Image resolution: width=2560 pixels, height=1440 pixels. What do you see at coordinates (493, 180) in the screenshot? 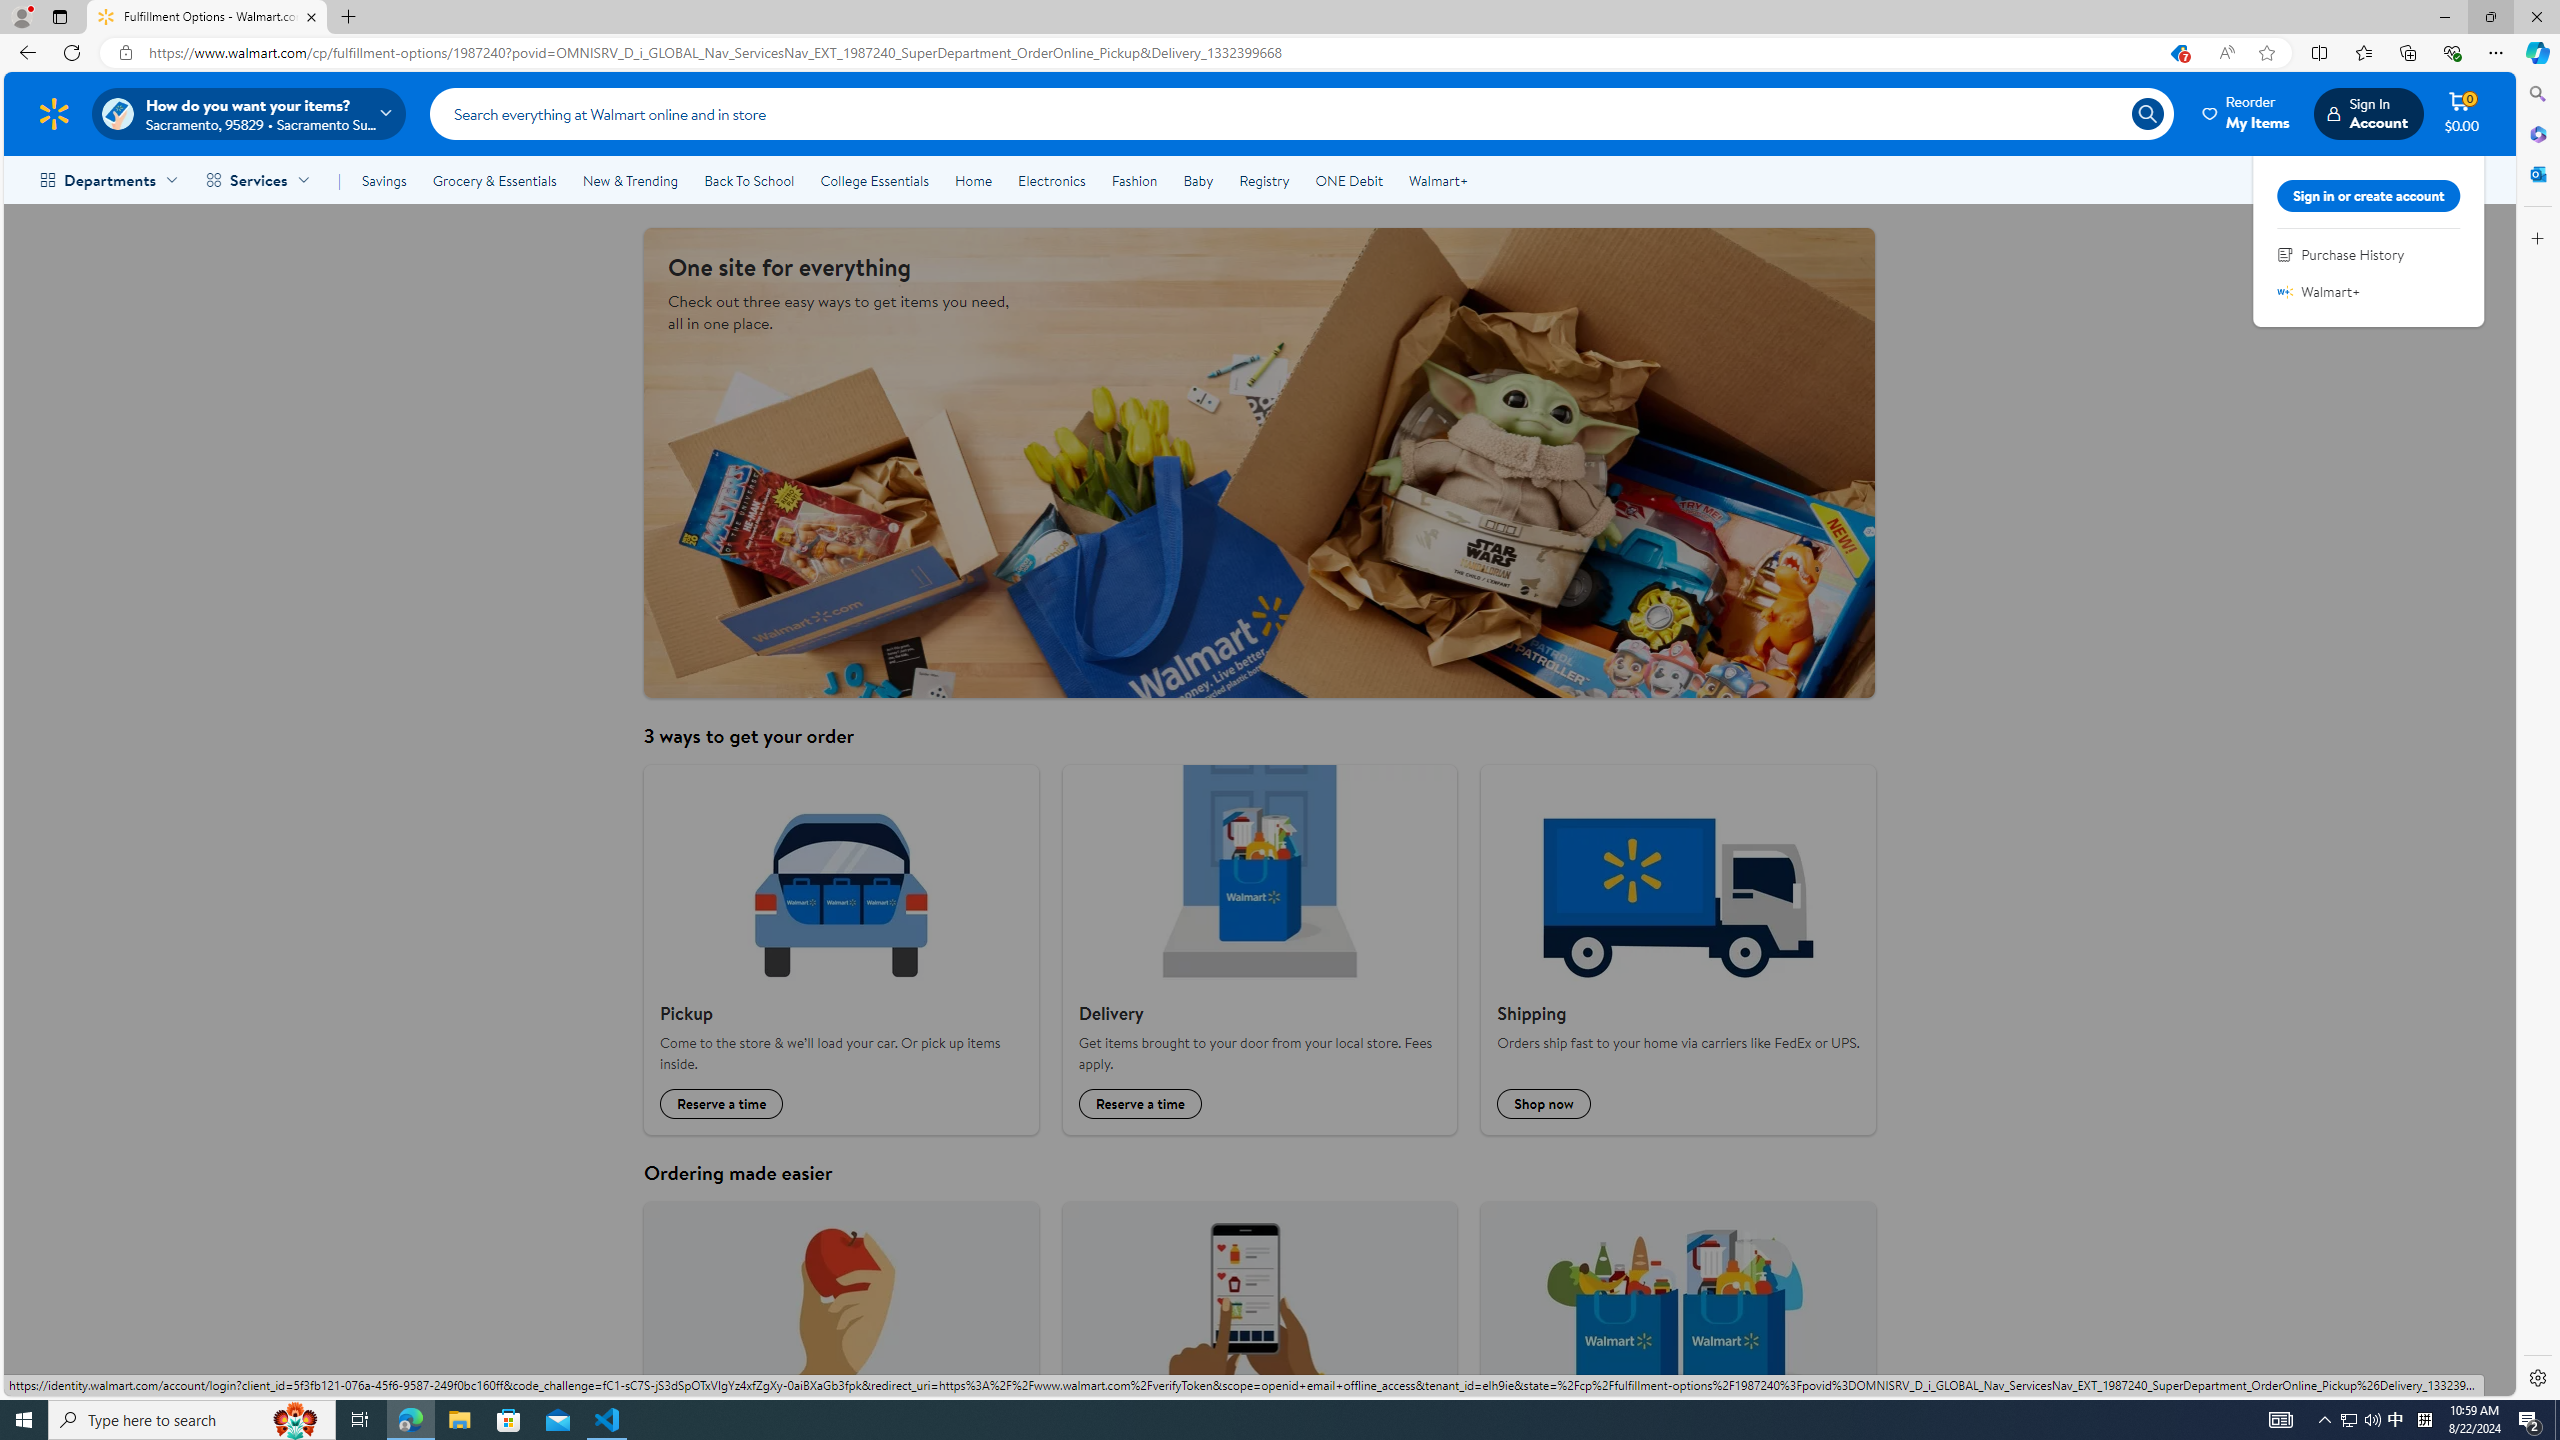
I see `'Grocery & Essentials'` at bounding box center [493, 180].